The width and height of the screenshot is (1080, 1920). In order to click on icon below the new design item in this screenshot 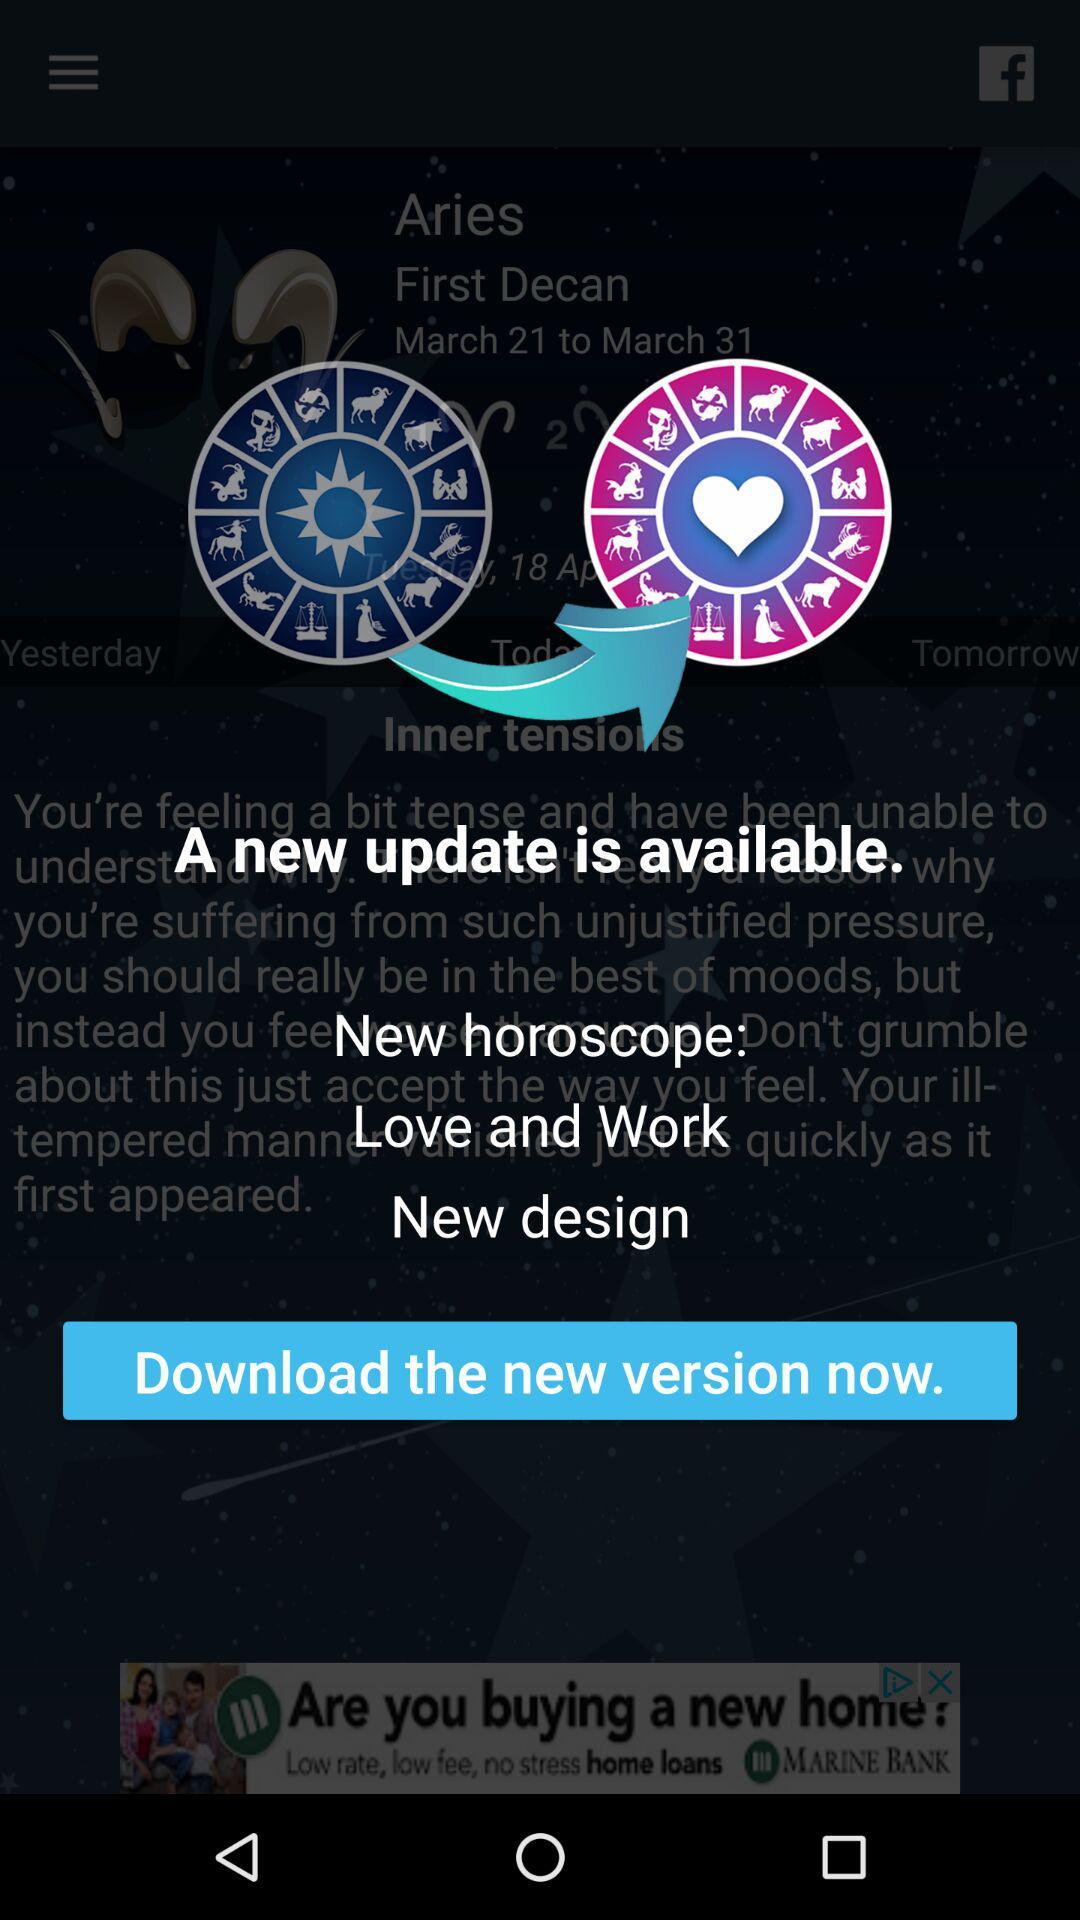, I will do `click(540, 1369)`.